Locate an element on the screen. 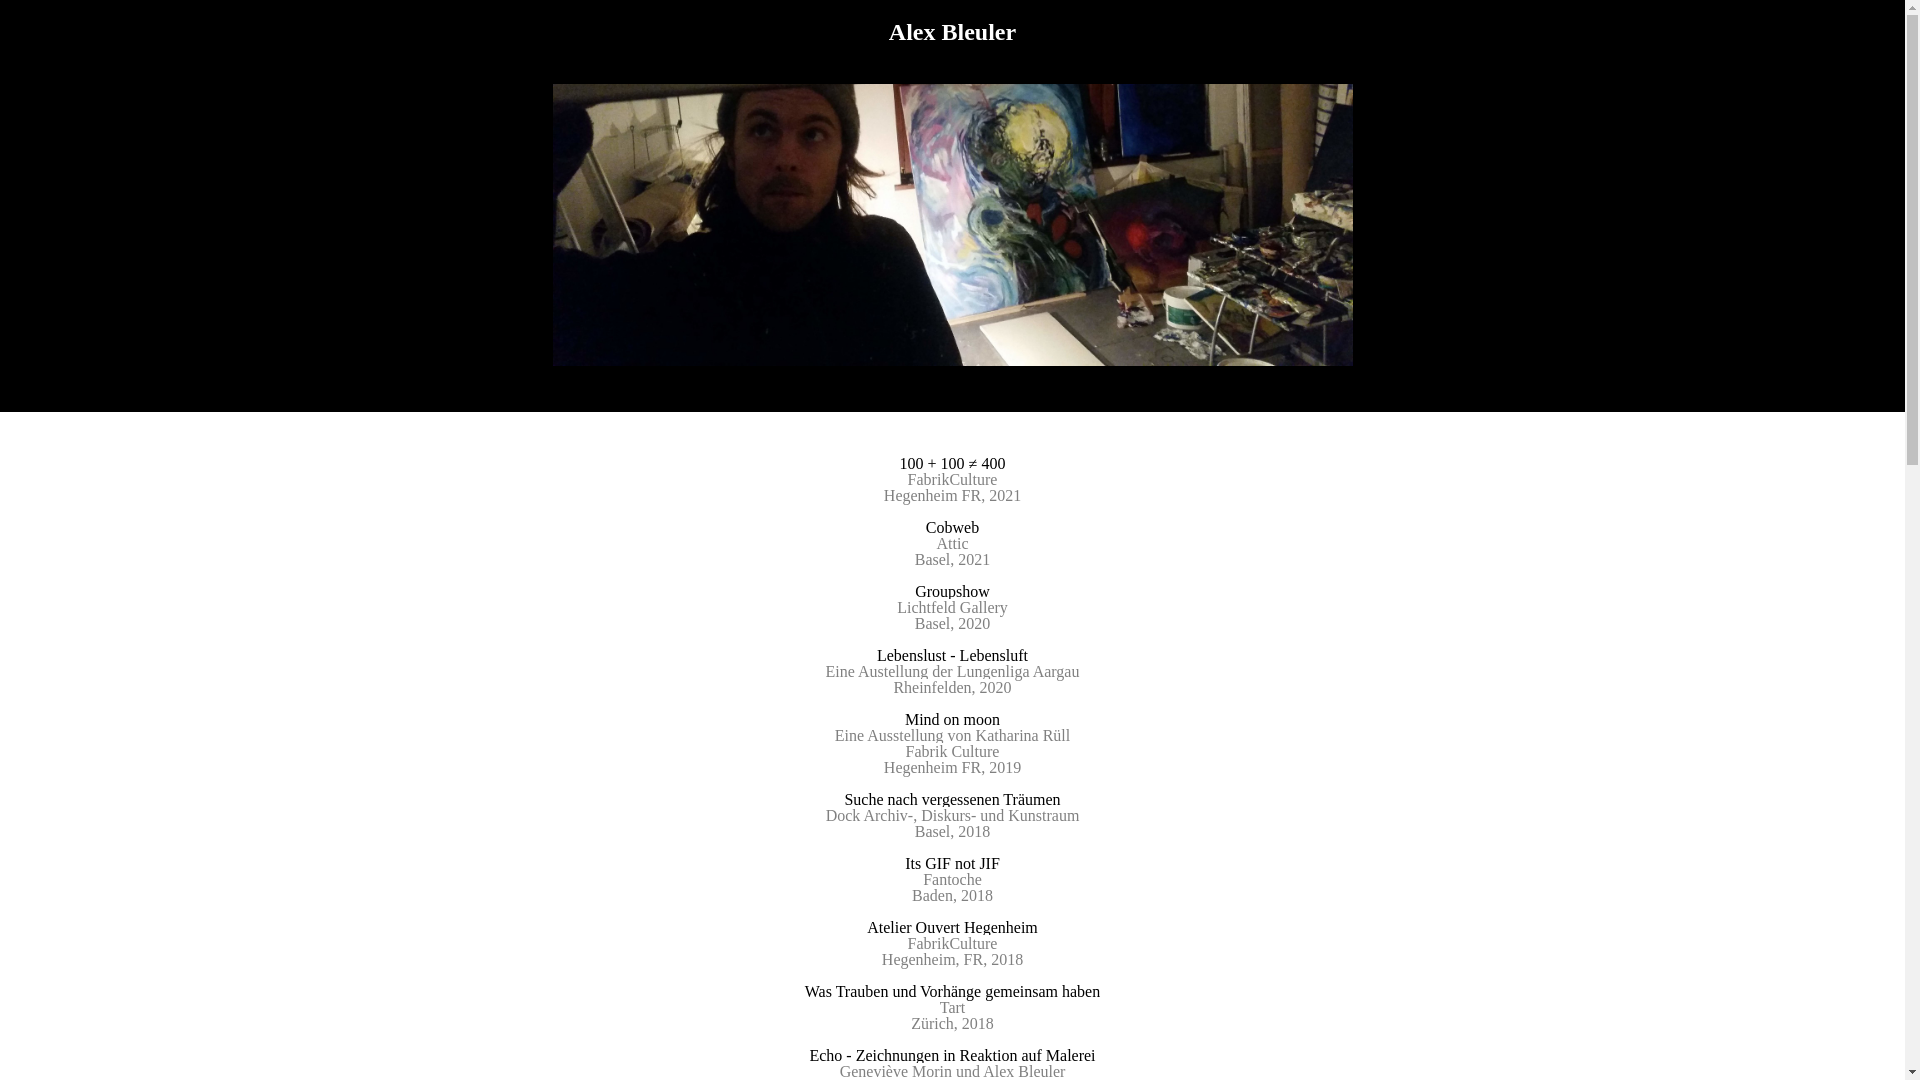  'Basel, 2020' is located at coordinates (952, 622).